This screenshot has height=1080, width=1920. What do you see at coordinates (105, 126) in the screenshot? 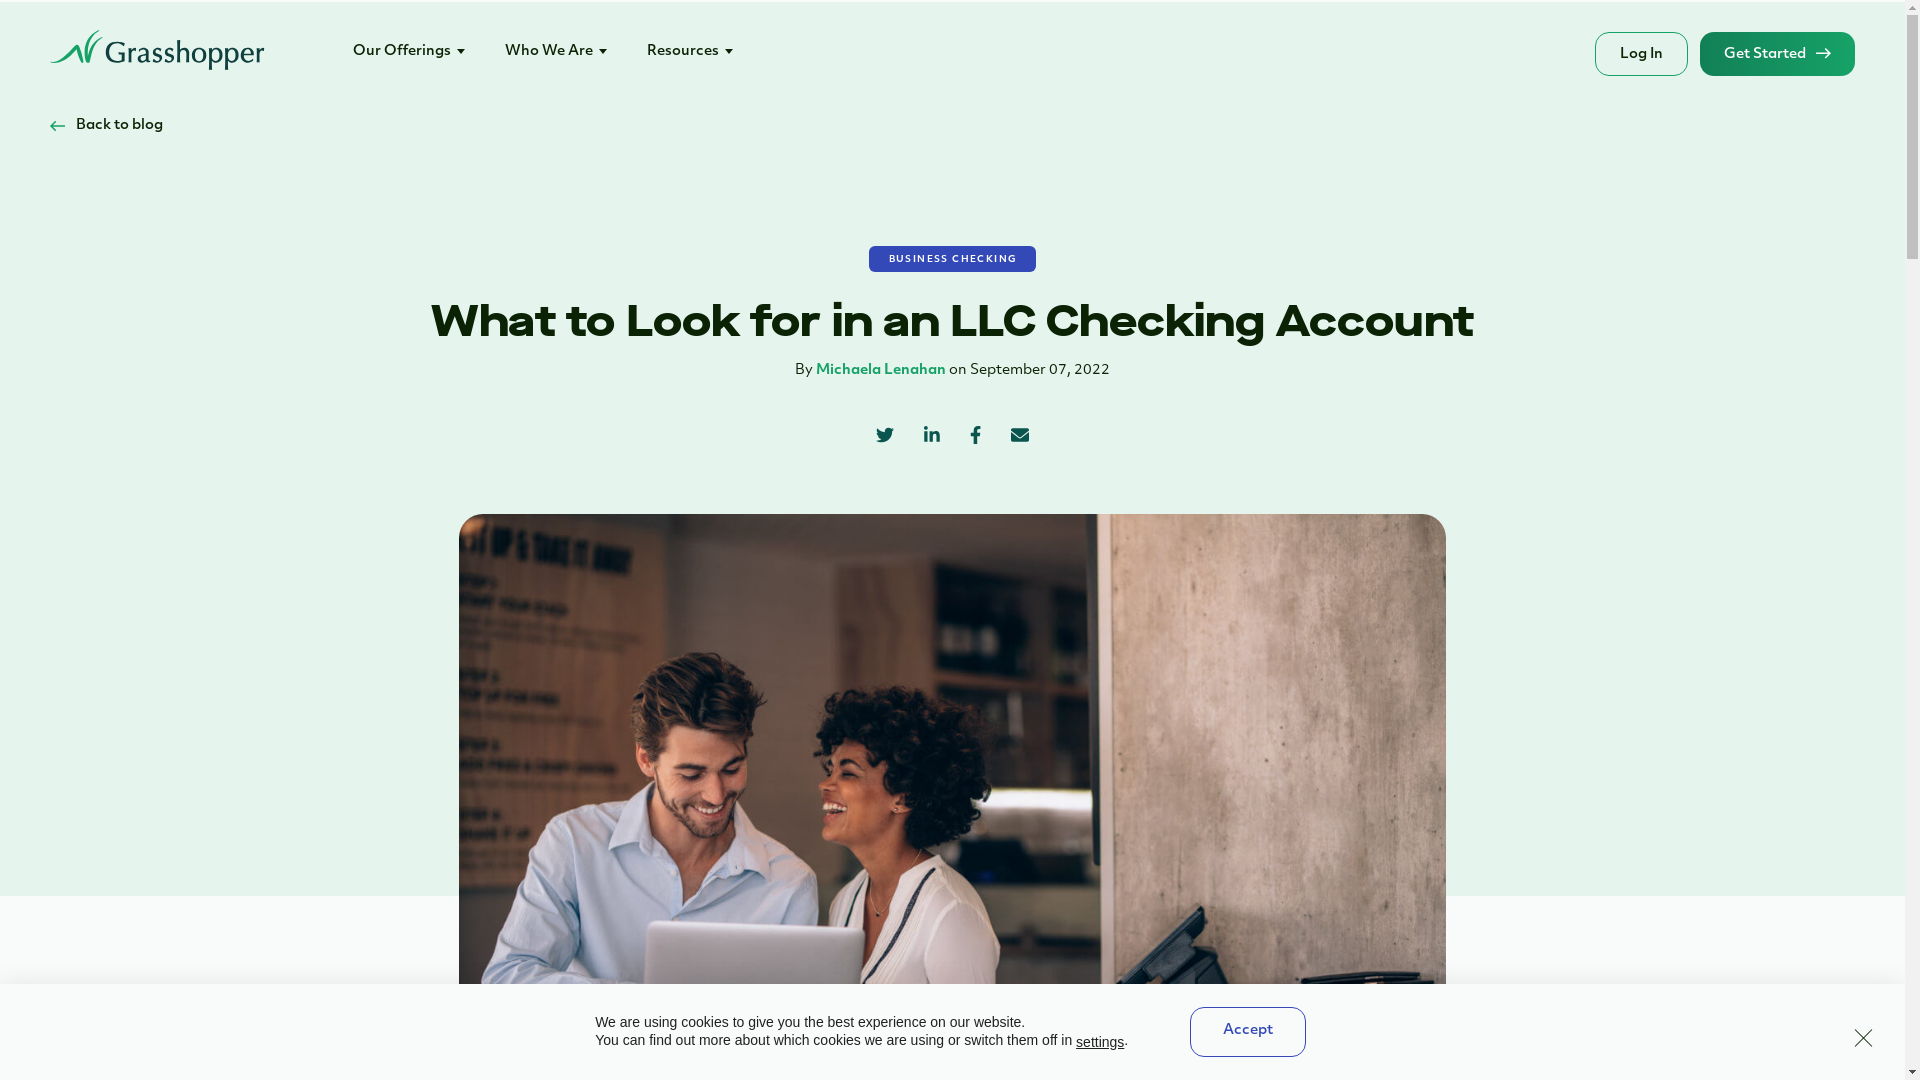
I see `'Back to blog'` at bounding box center [105, 126].